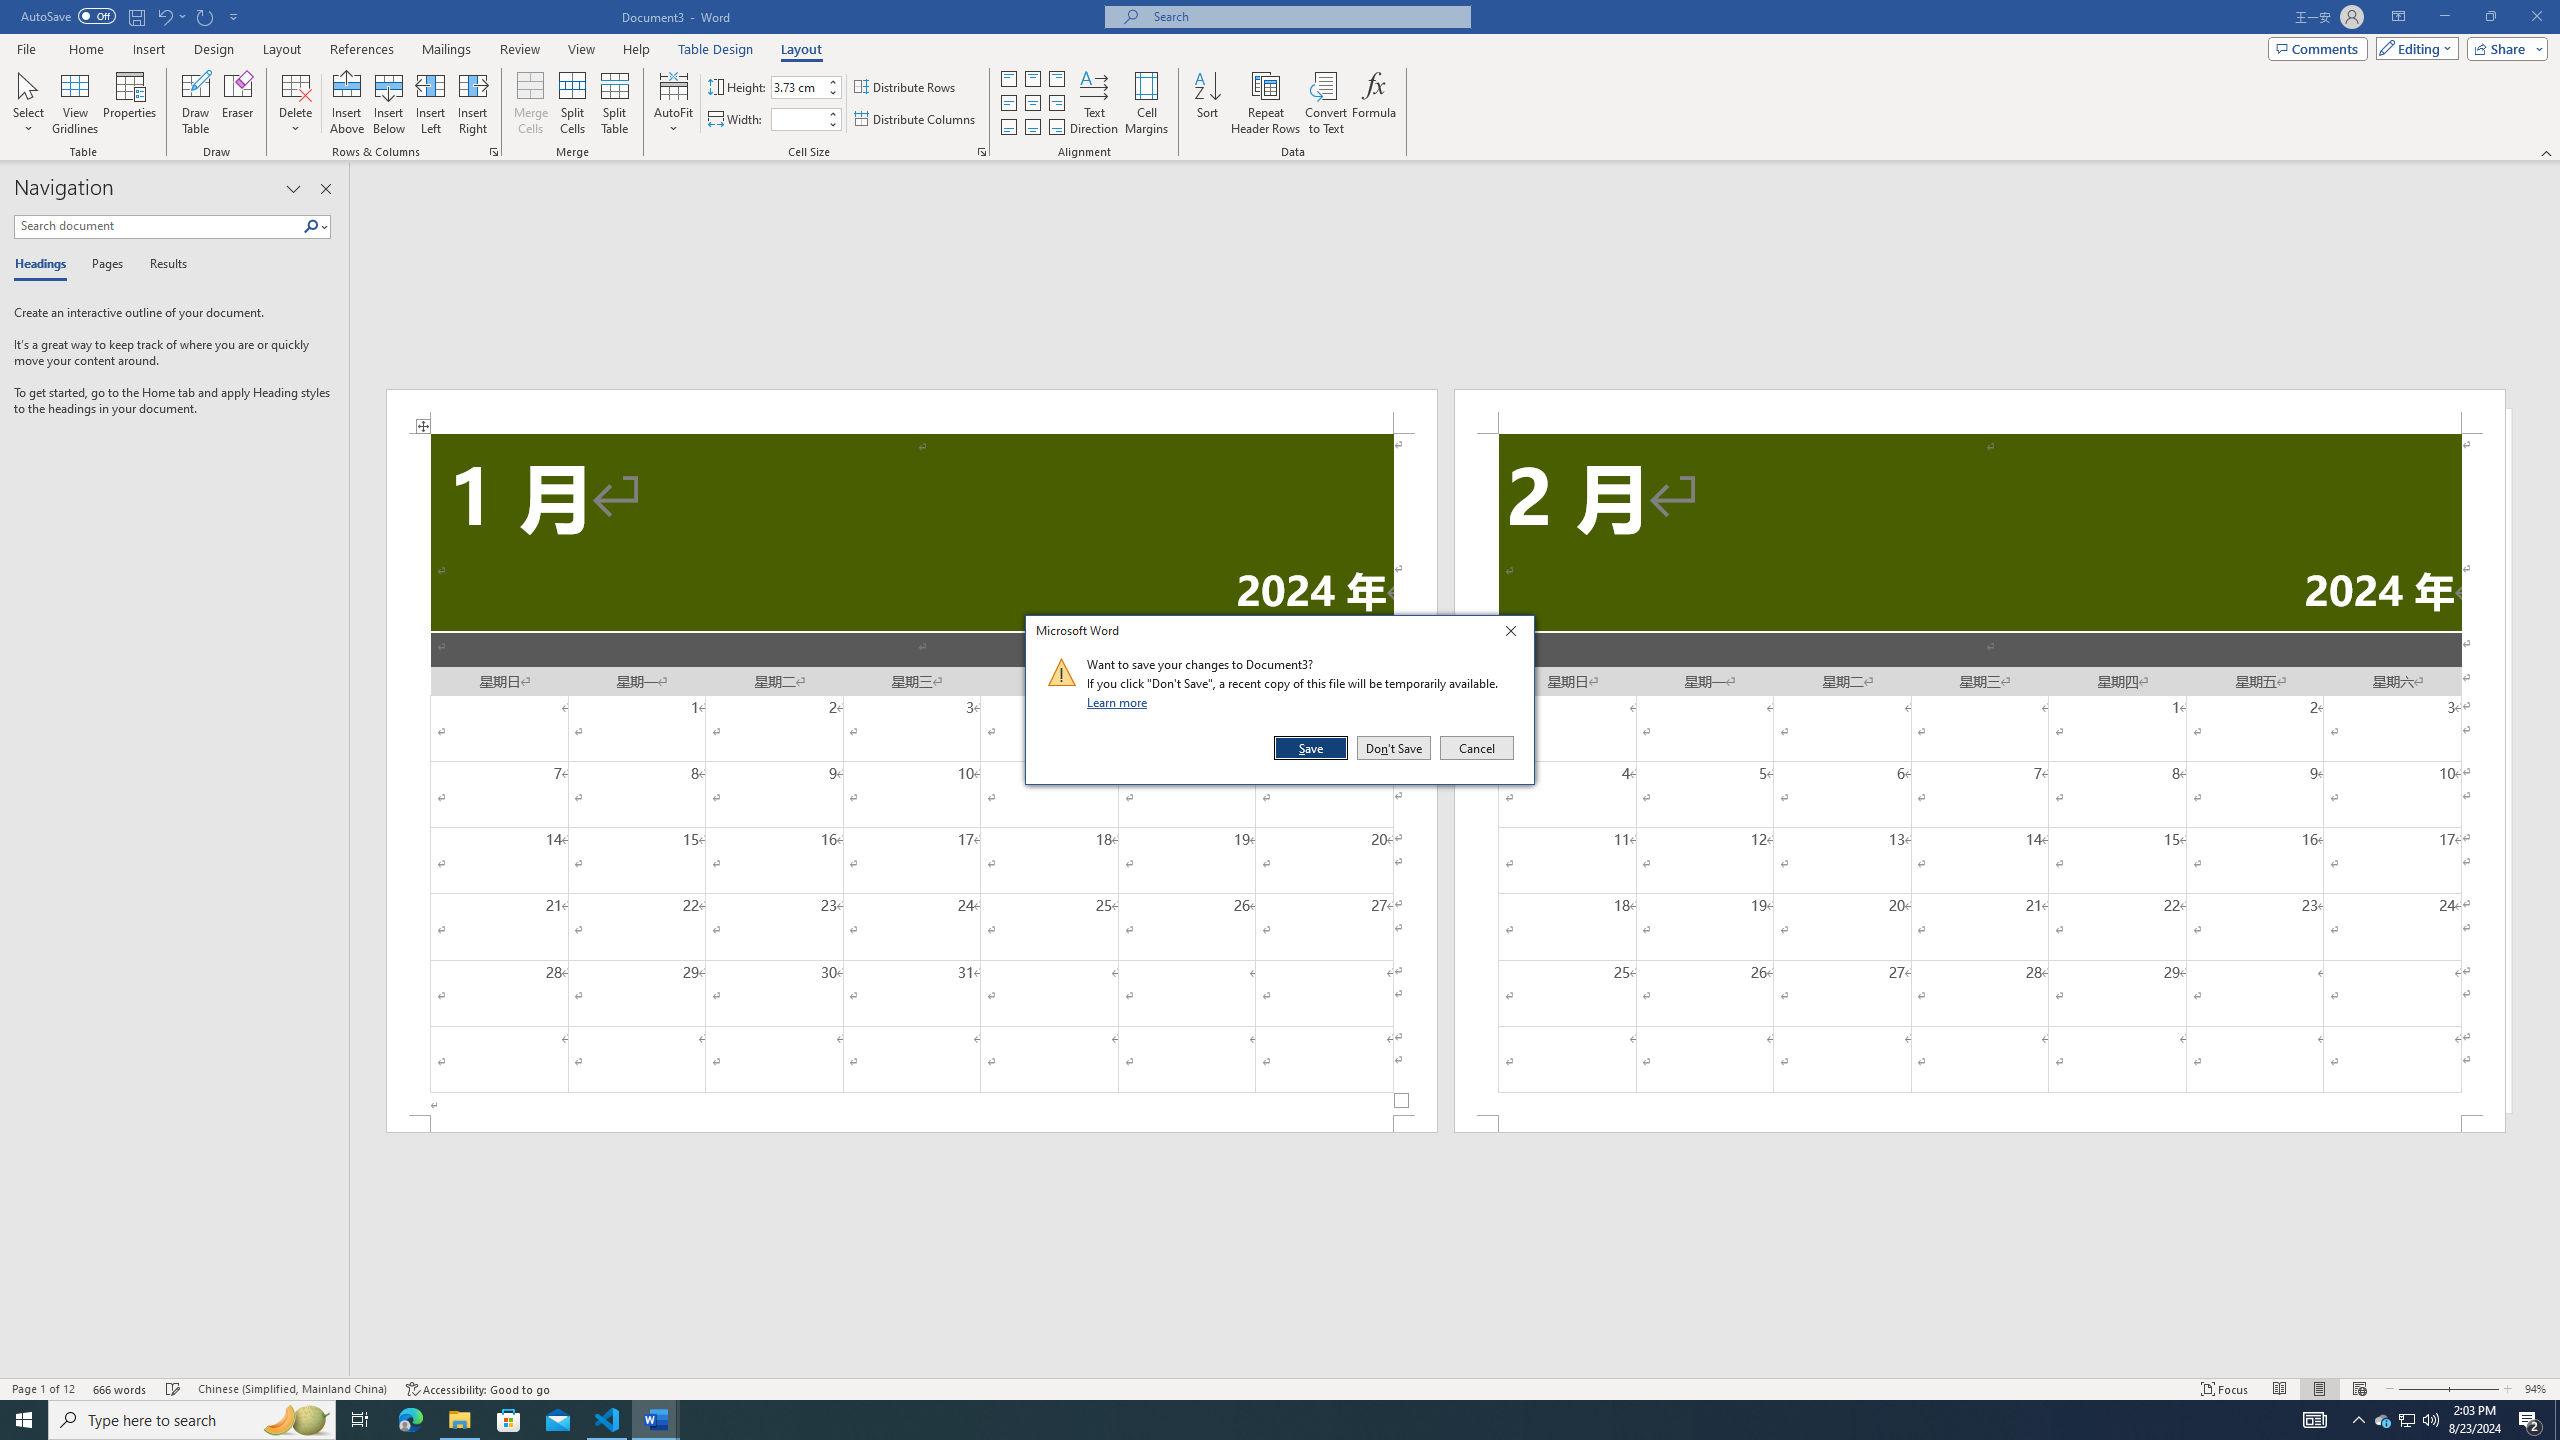 The height and width of the screenshot is (1440, 2560). What do you see at coordinates (1056, 127) in the screenshot?
I see `'Align Bottom Right'` at bounding box center [1056, 127].